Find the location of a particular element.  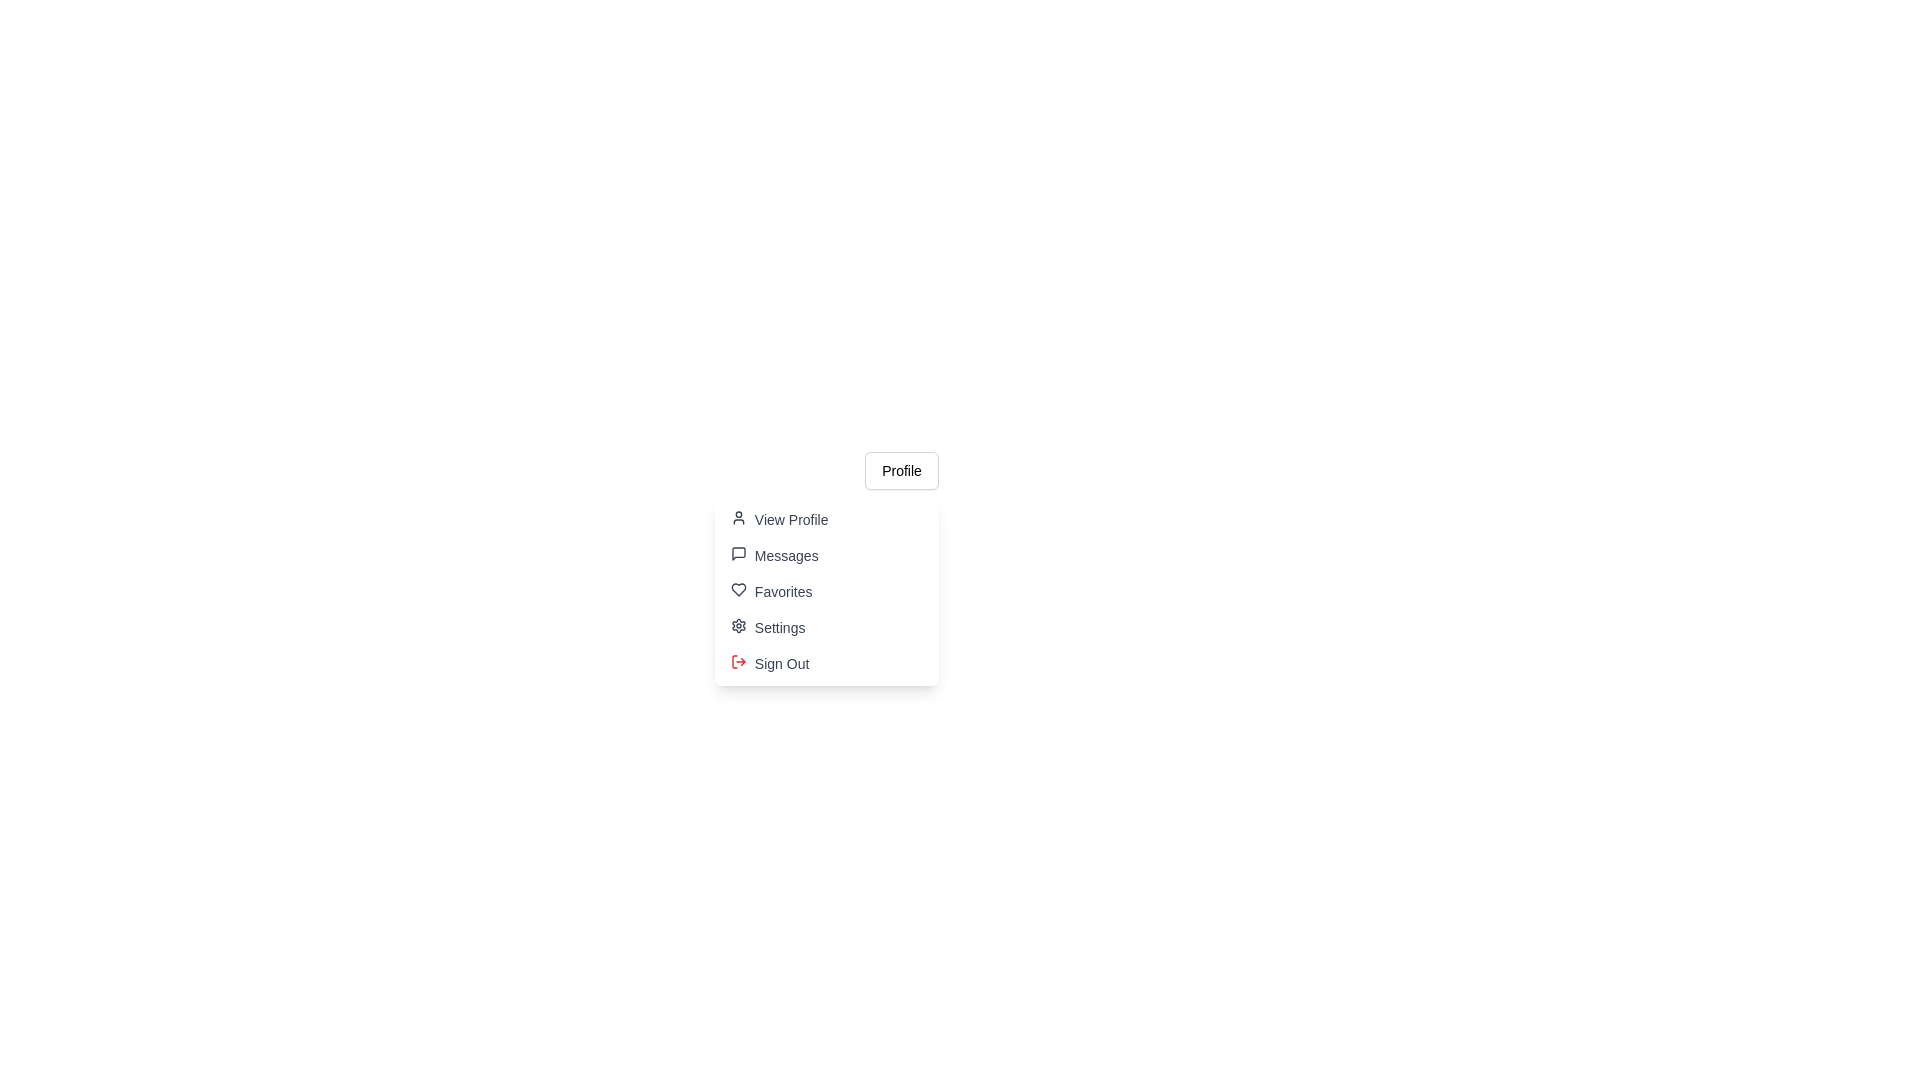

the 'View Profile' menu item, which is the first entry in the vertical menu and includes a user icon is located at coordinates (826, 519).